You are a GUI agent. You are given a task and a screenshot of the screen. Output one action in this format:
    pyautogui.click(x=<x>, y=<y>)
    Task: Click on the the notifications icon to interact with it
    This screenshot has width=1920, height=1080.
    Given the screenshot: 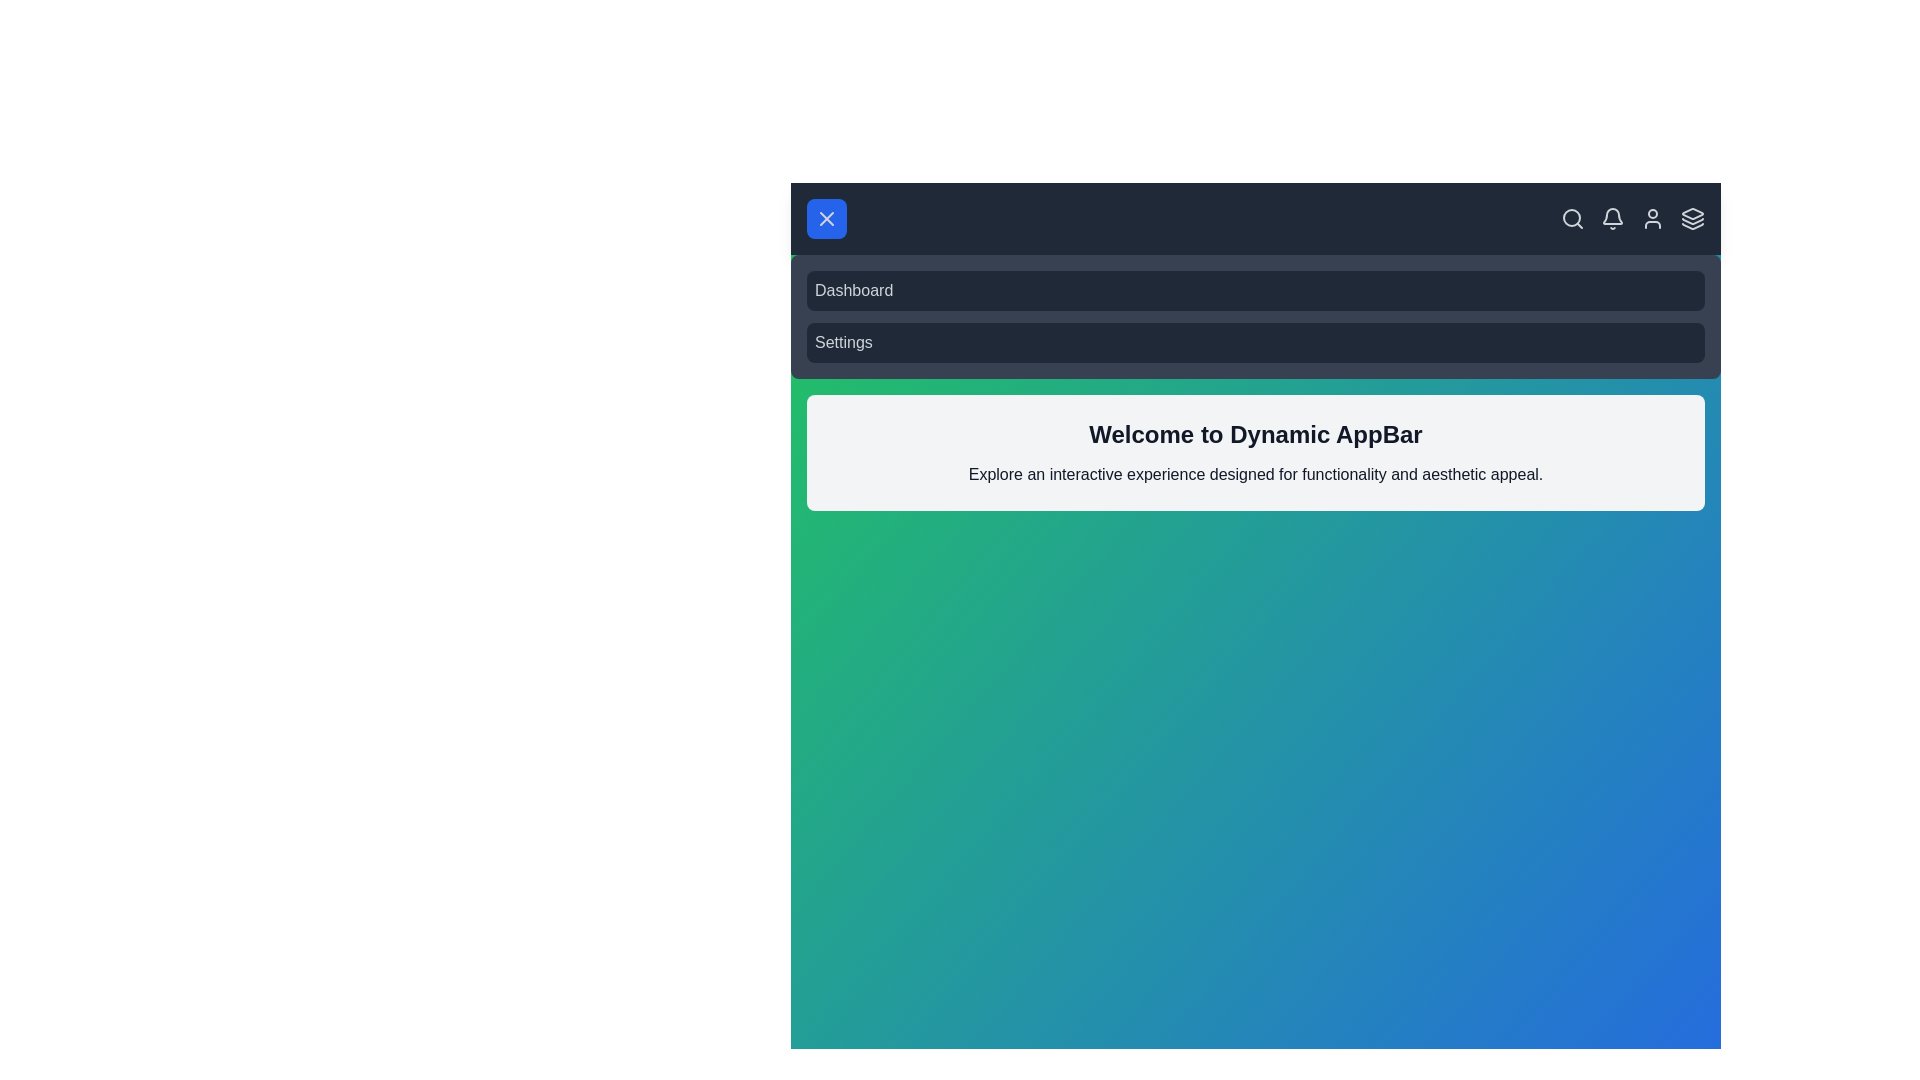 What is the action you would take?
    pyautogui.click(x=1612, y=219)
    